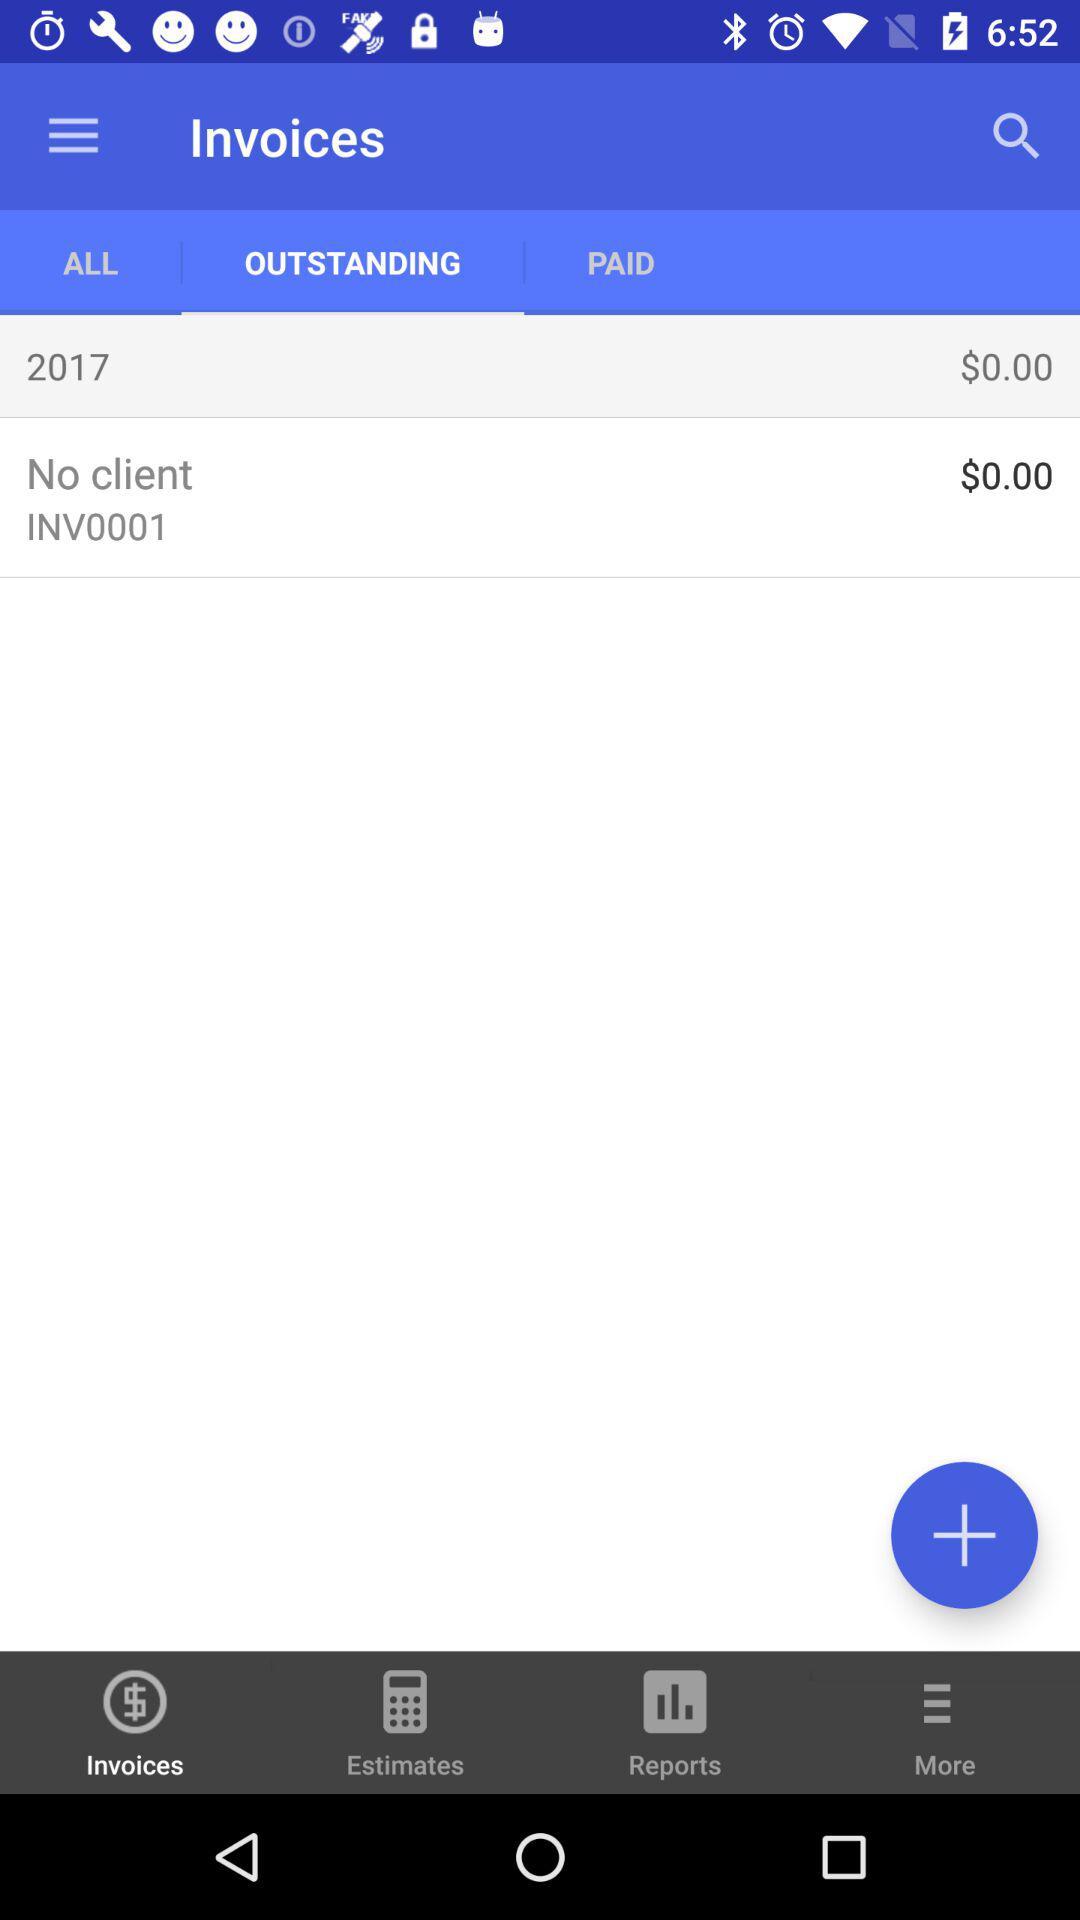 This screenshot has width=1080, height=1920. What do you see at coordinates (90, 261) in the screenshot?
I see `the icon to the left of the outstanding item` at bounding box center [90, 261].